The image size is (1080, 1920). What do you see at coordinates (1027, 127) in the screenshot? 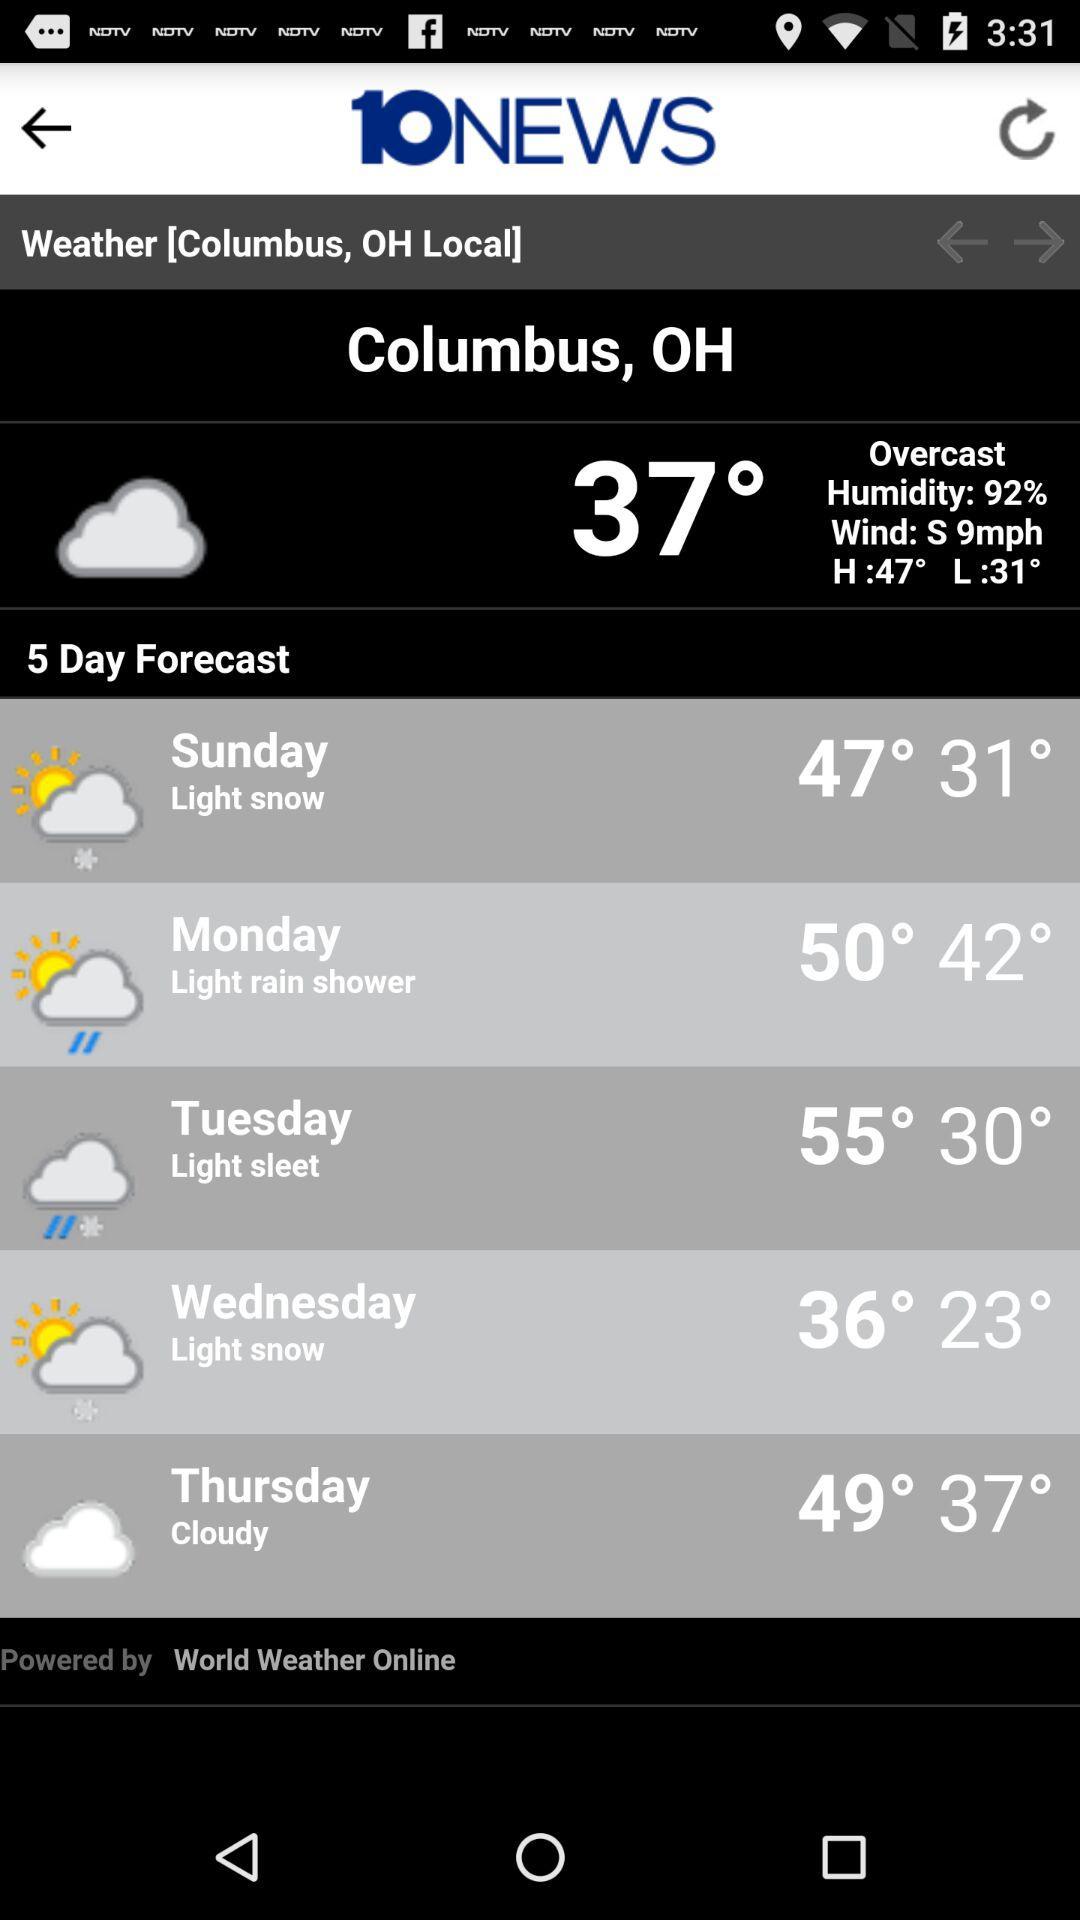
I see `click reload option` at bounding box center [1027, 127].